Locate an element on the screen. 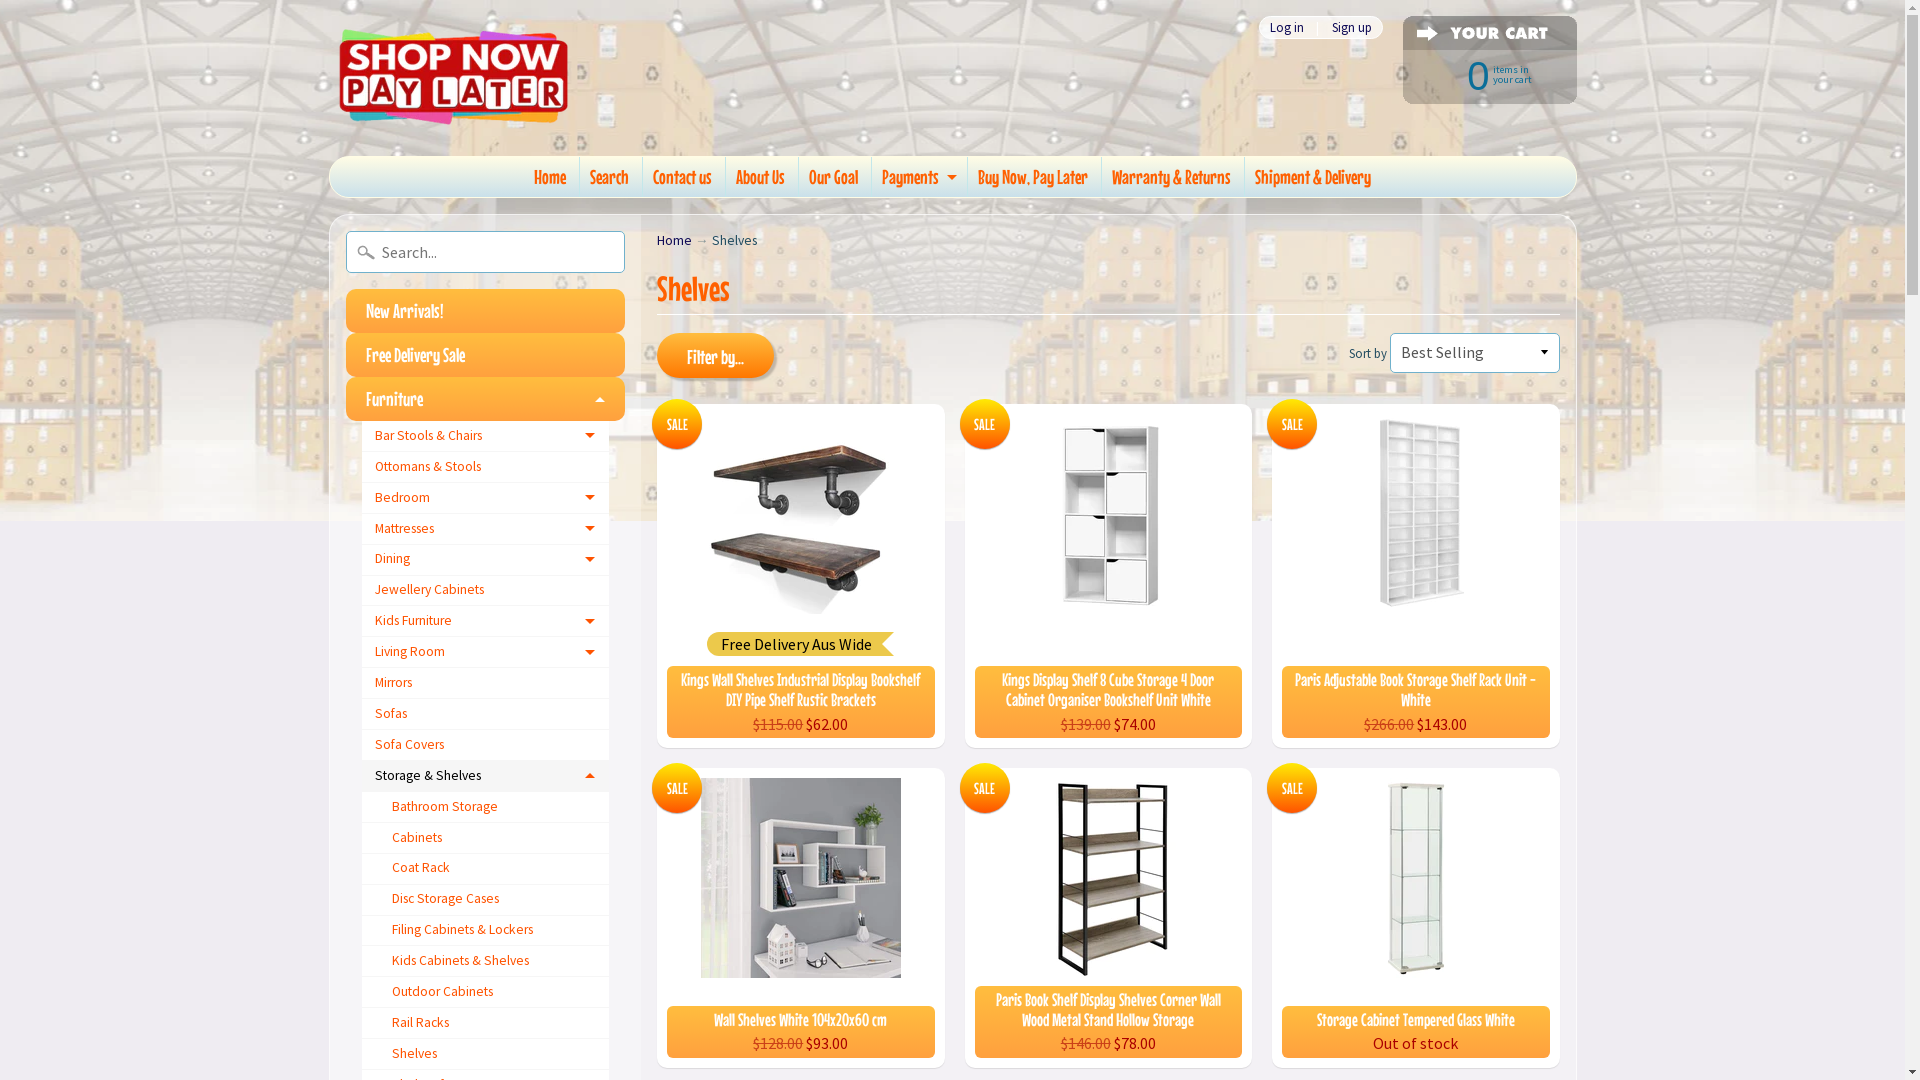  'Mirrors' is located at coordinates (485, 682).